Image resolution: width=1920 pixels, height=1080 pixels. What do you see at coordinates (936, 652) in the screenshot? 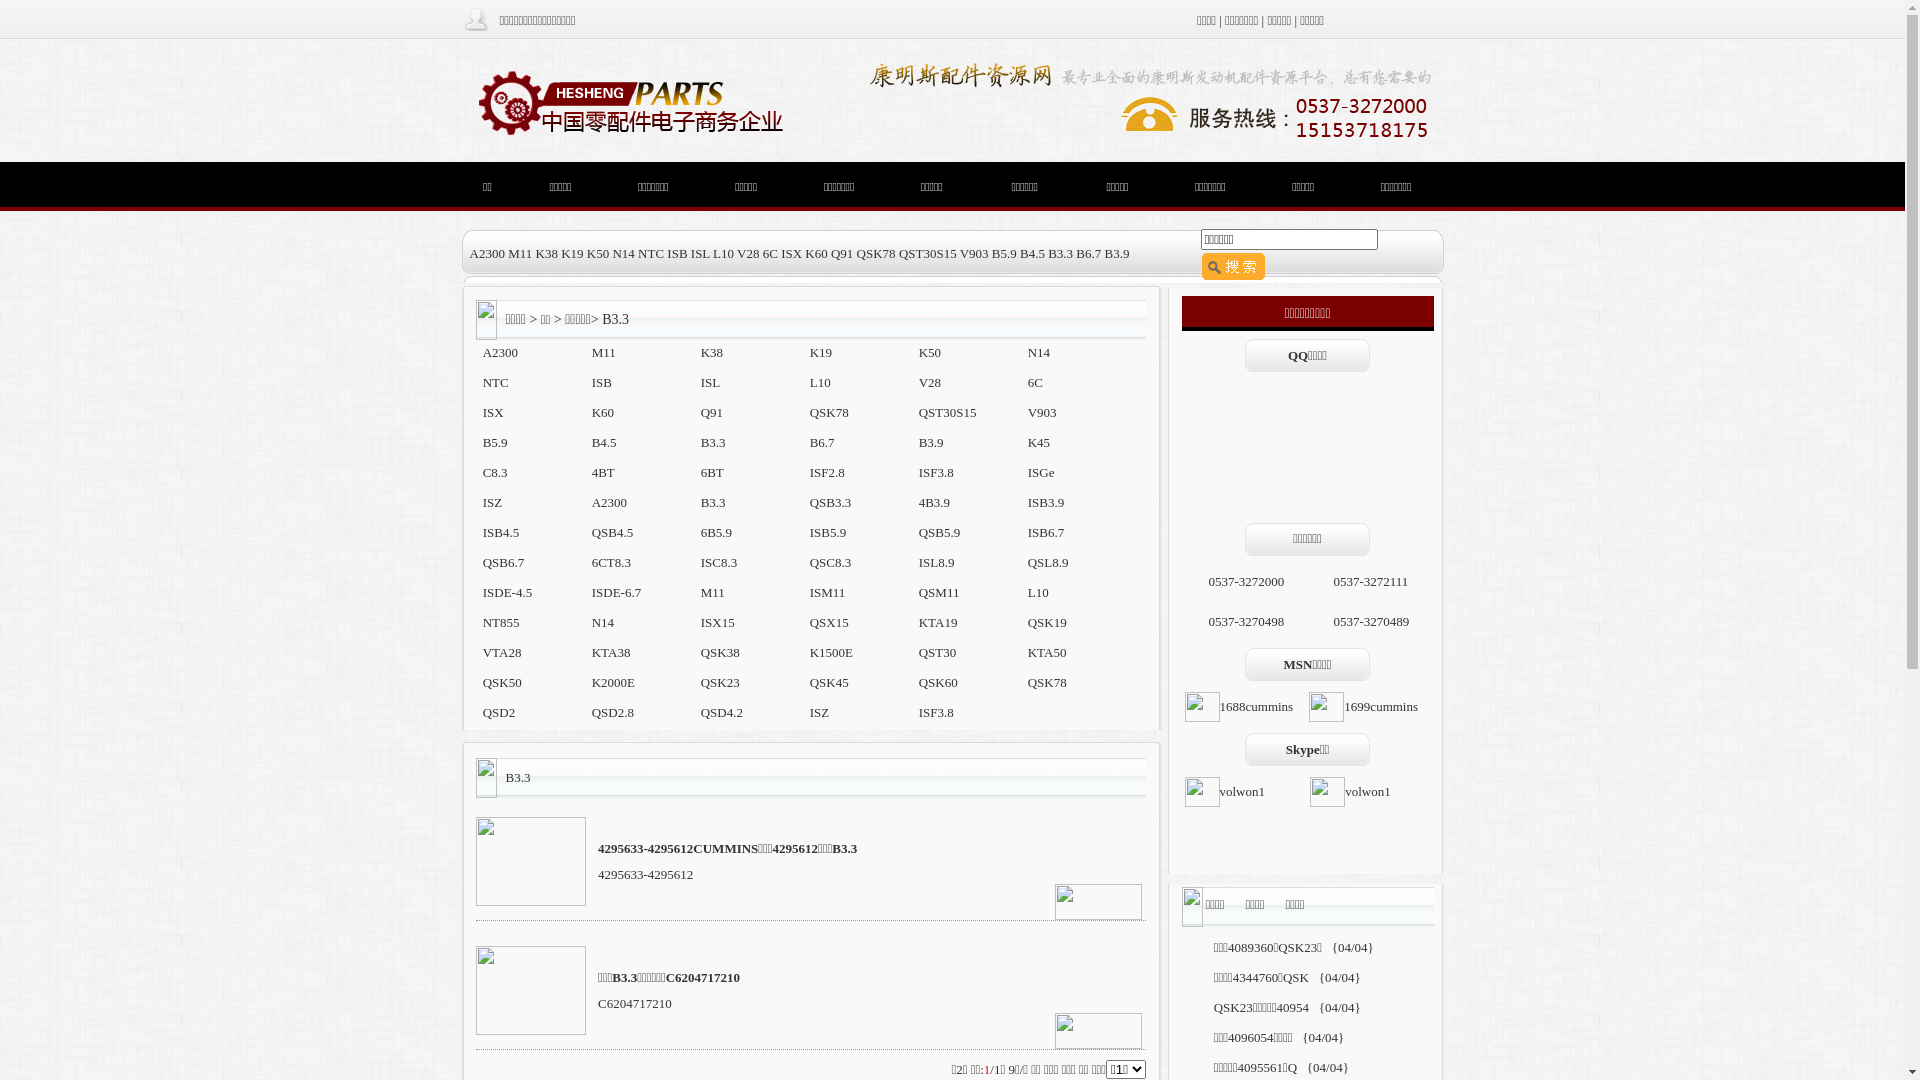
I see `'QST30'` at bounding box center [936, 652].